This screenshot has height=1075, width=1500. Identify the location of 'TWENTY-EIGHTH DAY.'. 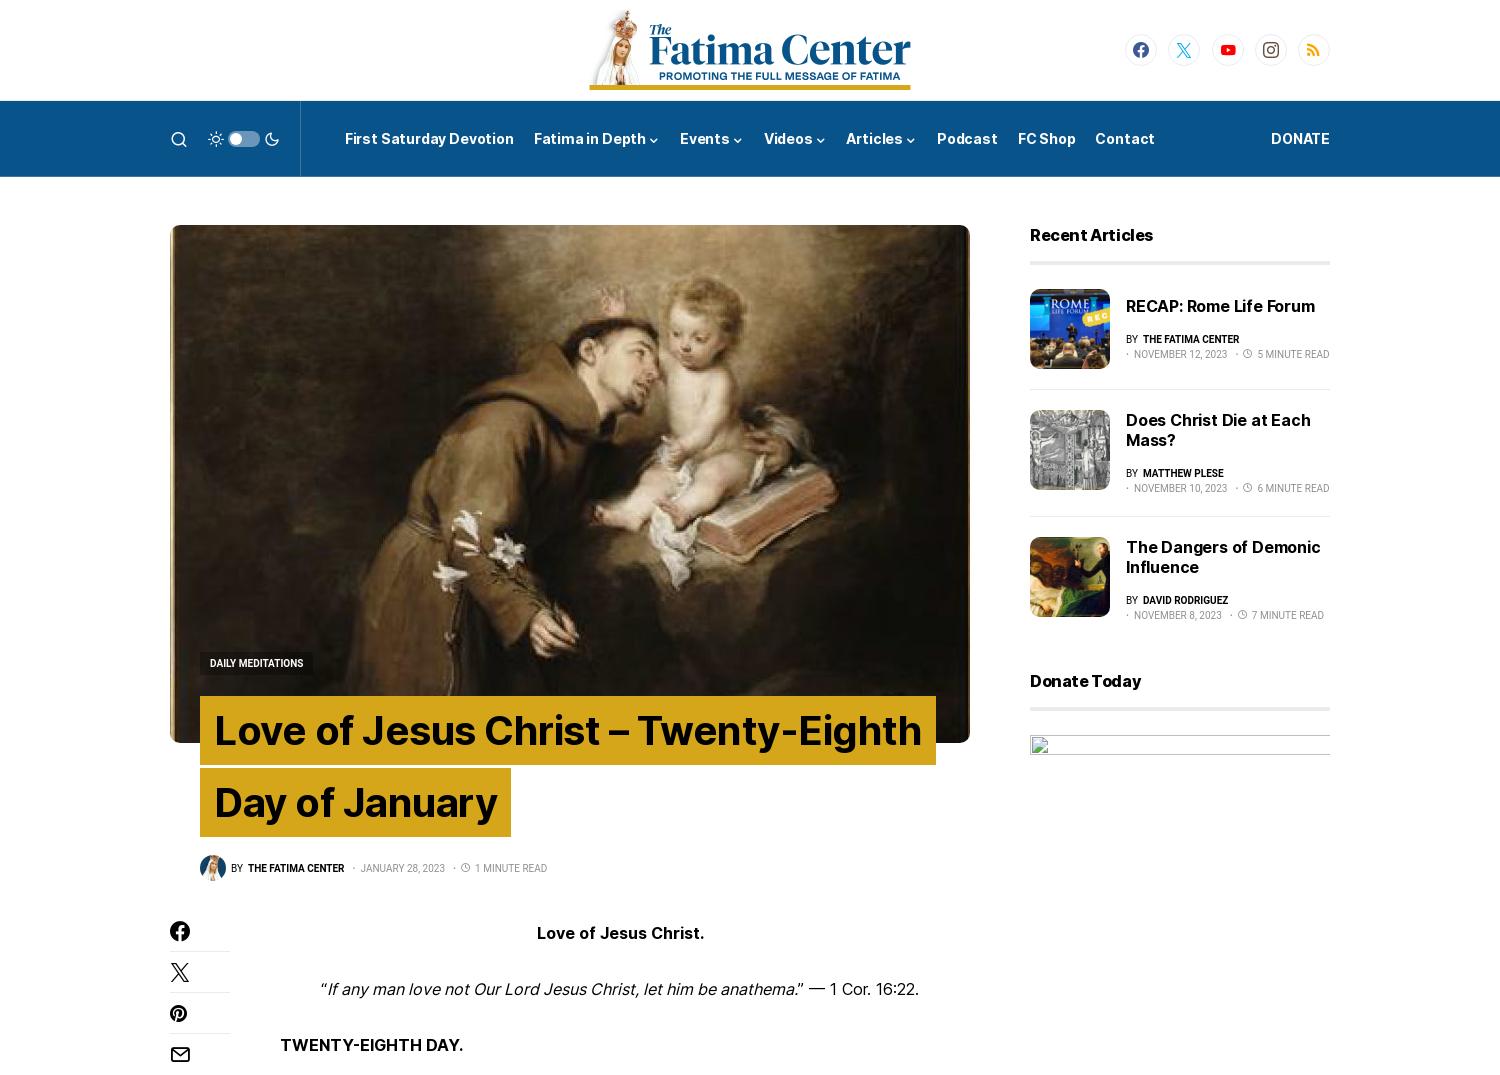
(370, 1045).